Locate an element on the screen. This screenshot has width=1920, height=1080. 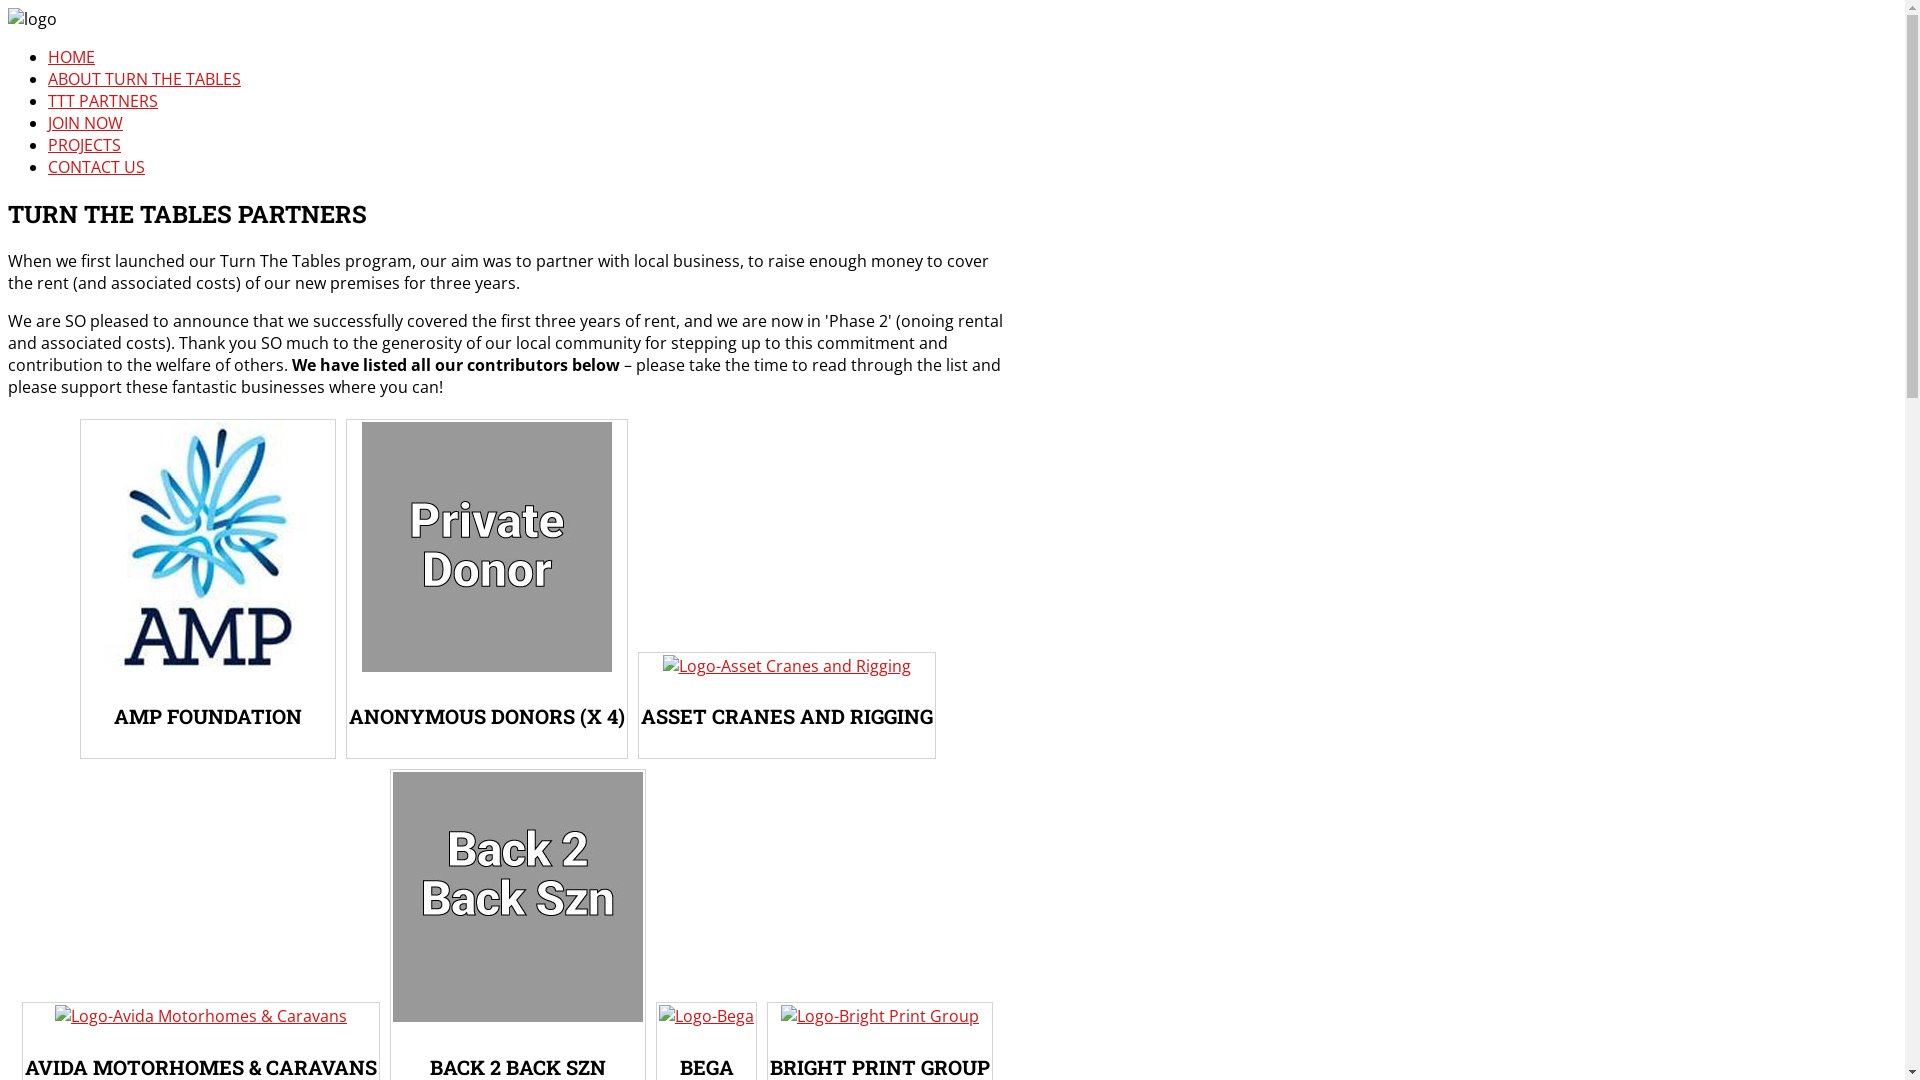
'CONTACT US' is located at coordinates (48, 165).